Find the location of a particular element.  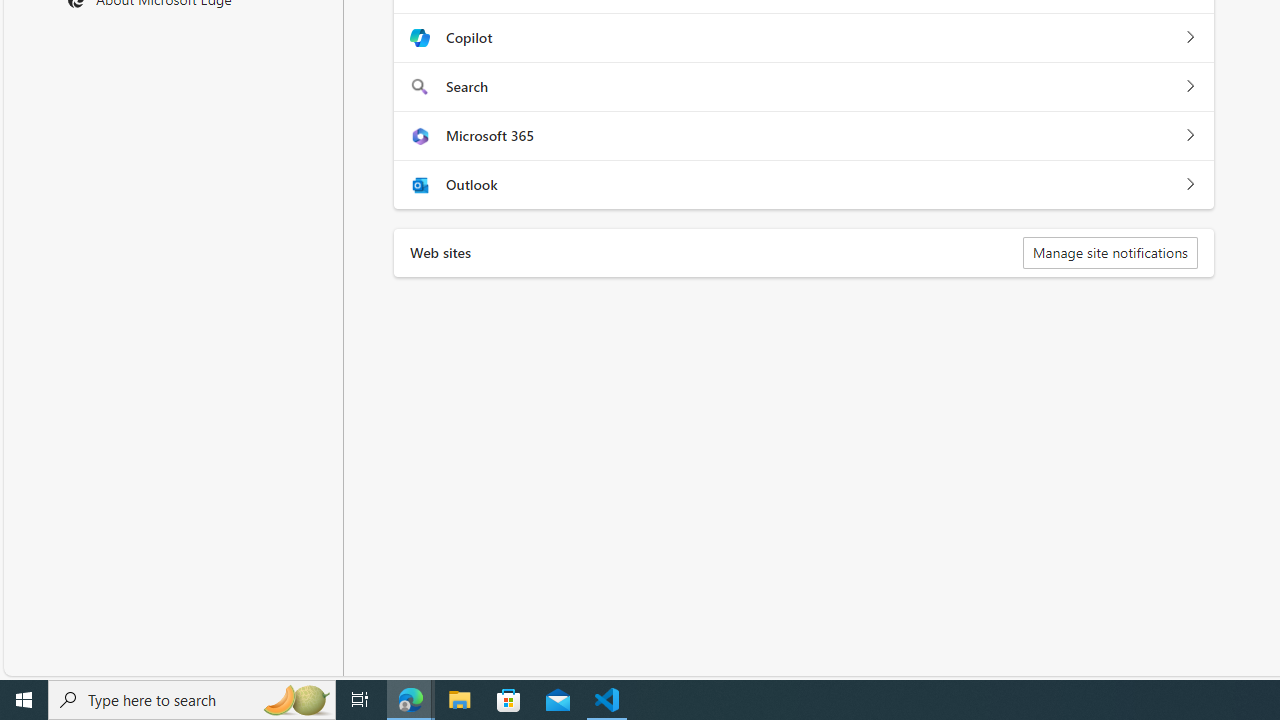

'Manage site notifications' is located at coordinates (1108, 252).